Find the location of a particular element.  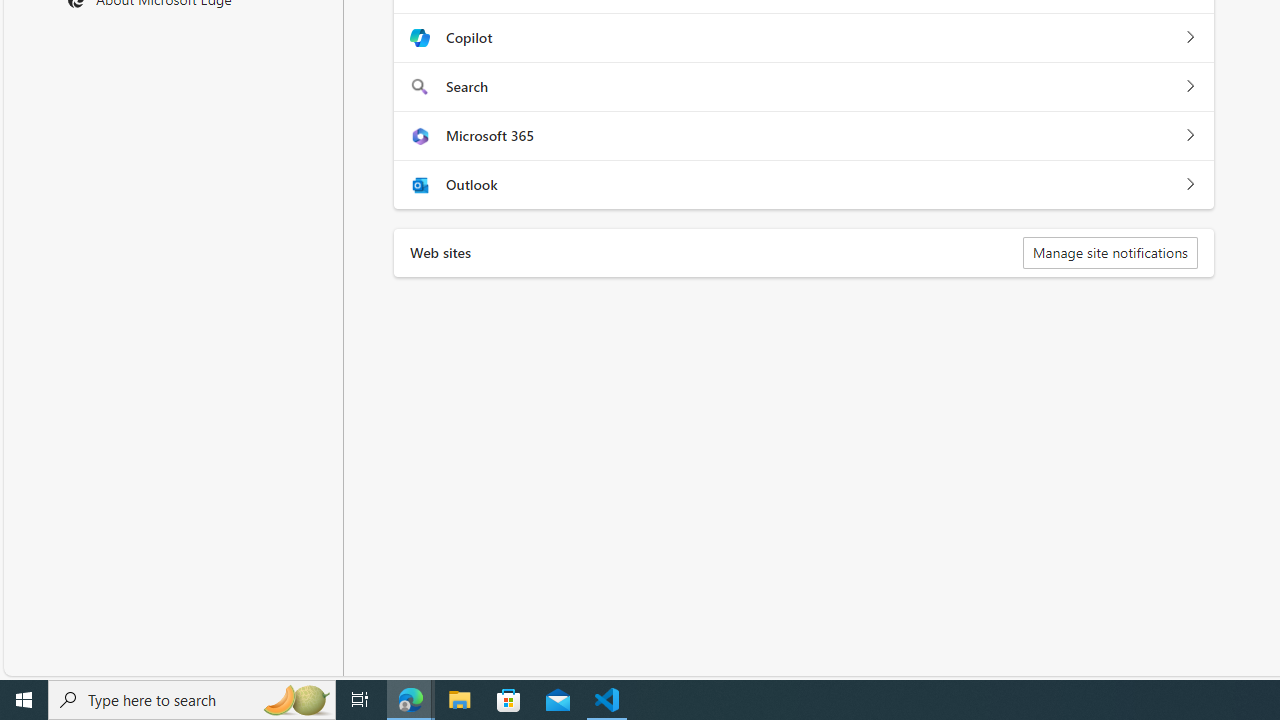

'Manage site notifications' is located at coordinates (1108, 252).